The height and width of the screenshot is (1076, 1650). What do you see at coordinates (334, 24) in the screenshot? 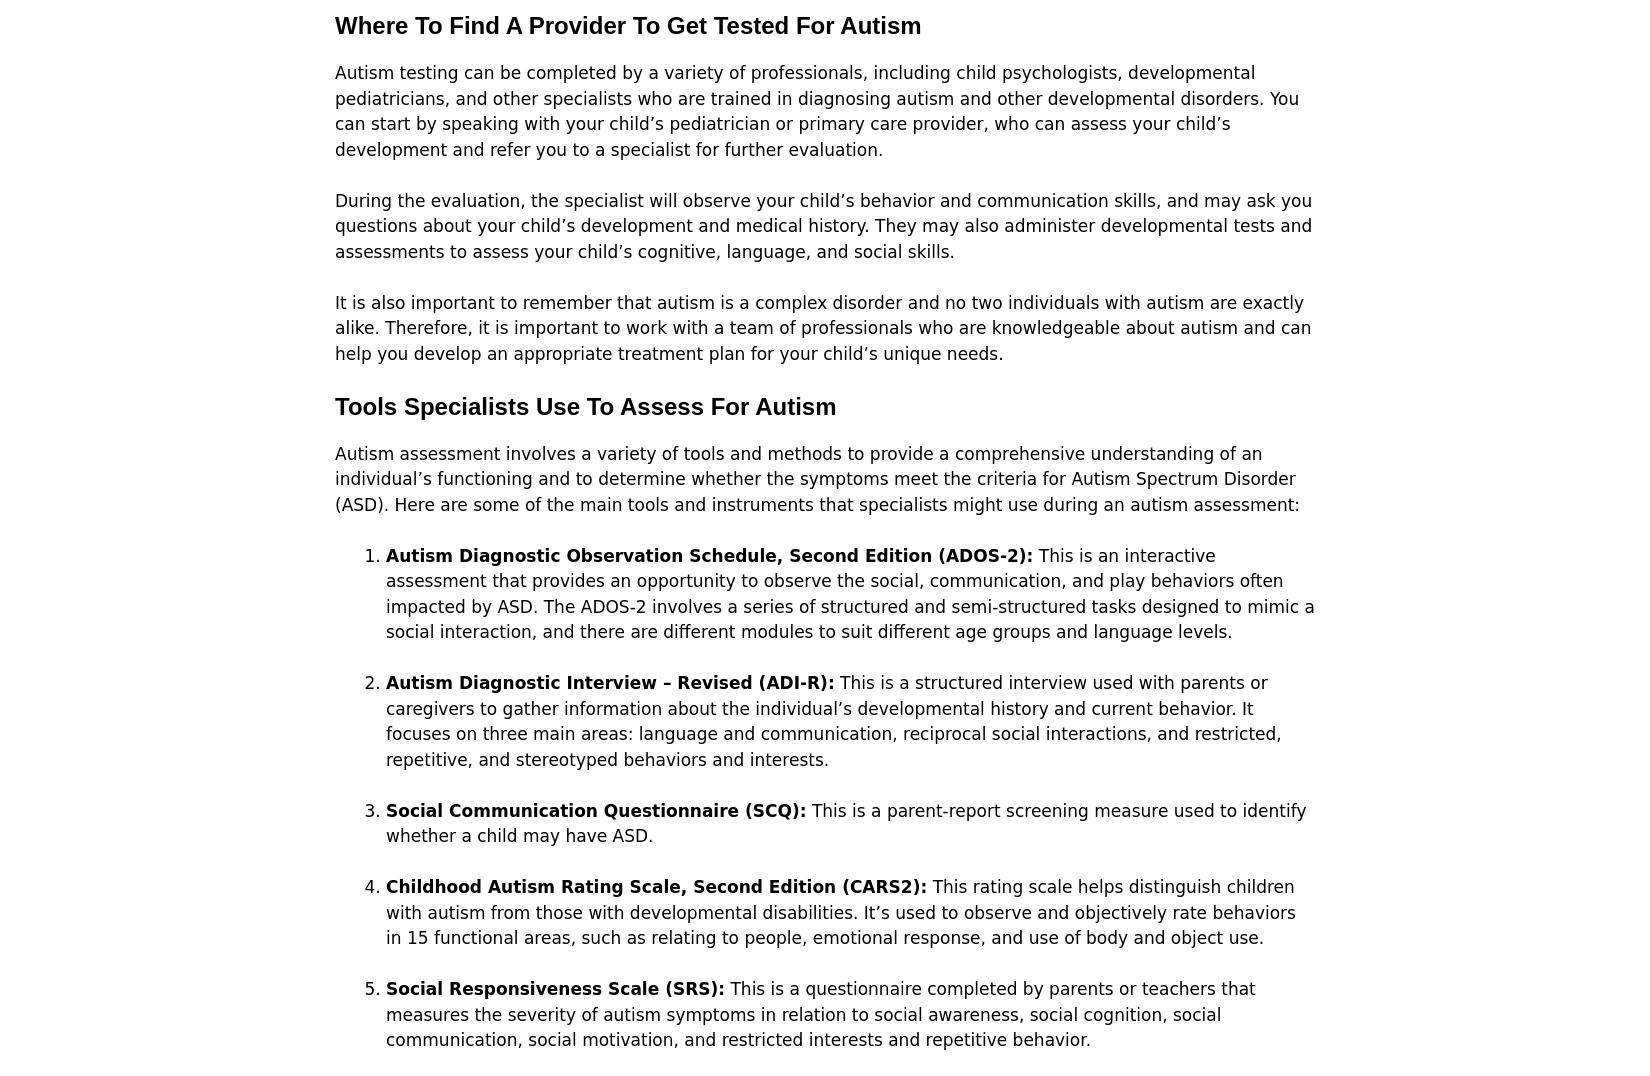
I see `'Where To Find A Provider To Get Tested For Autism'` at bounding box center [334, 24].